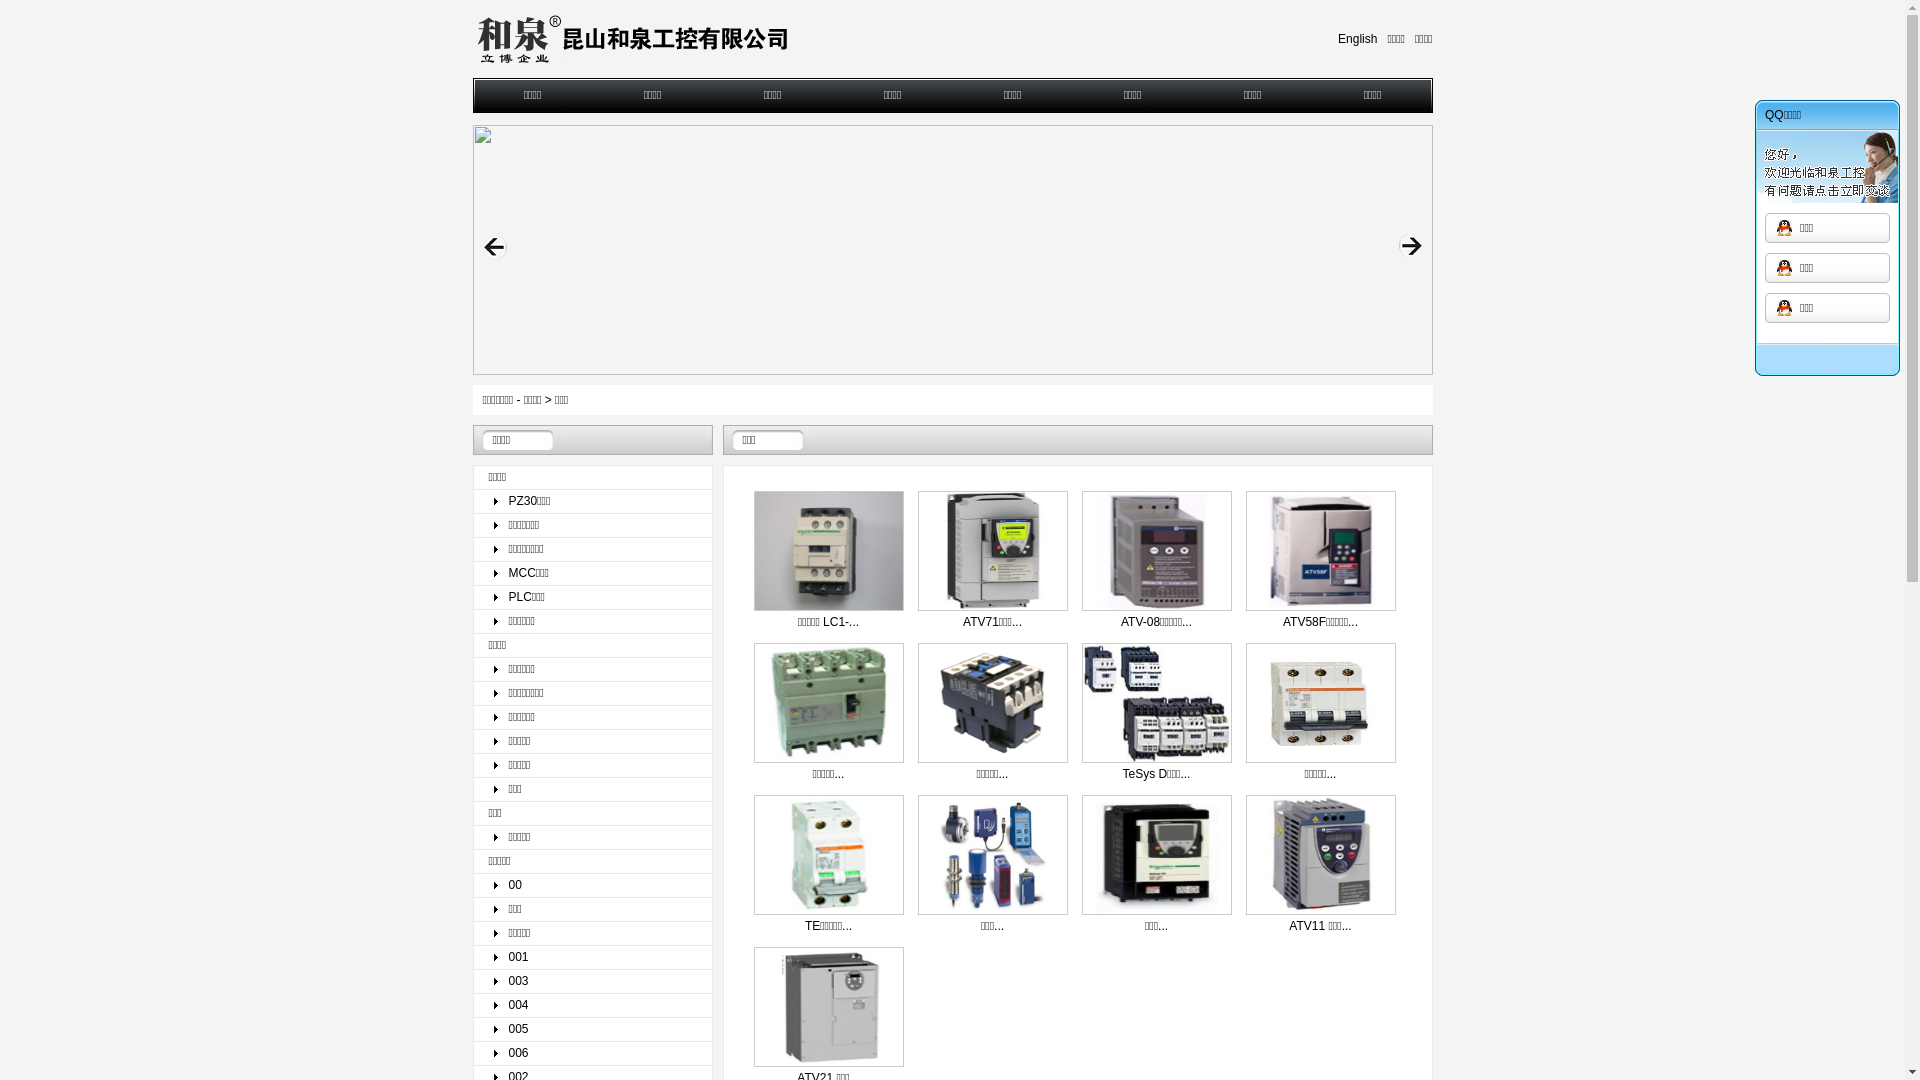 This screenshot has height=1080, width=1920. Describe the element at coordinates (592, 1005) in the screenshot. I see `'004'` at that location.